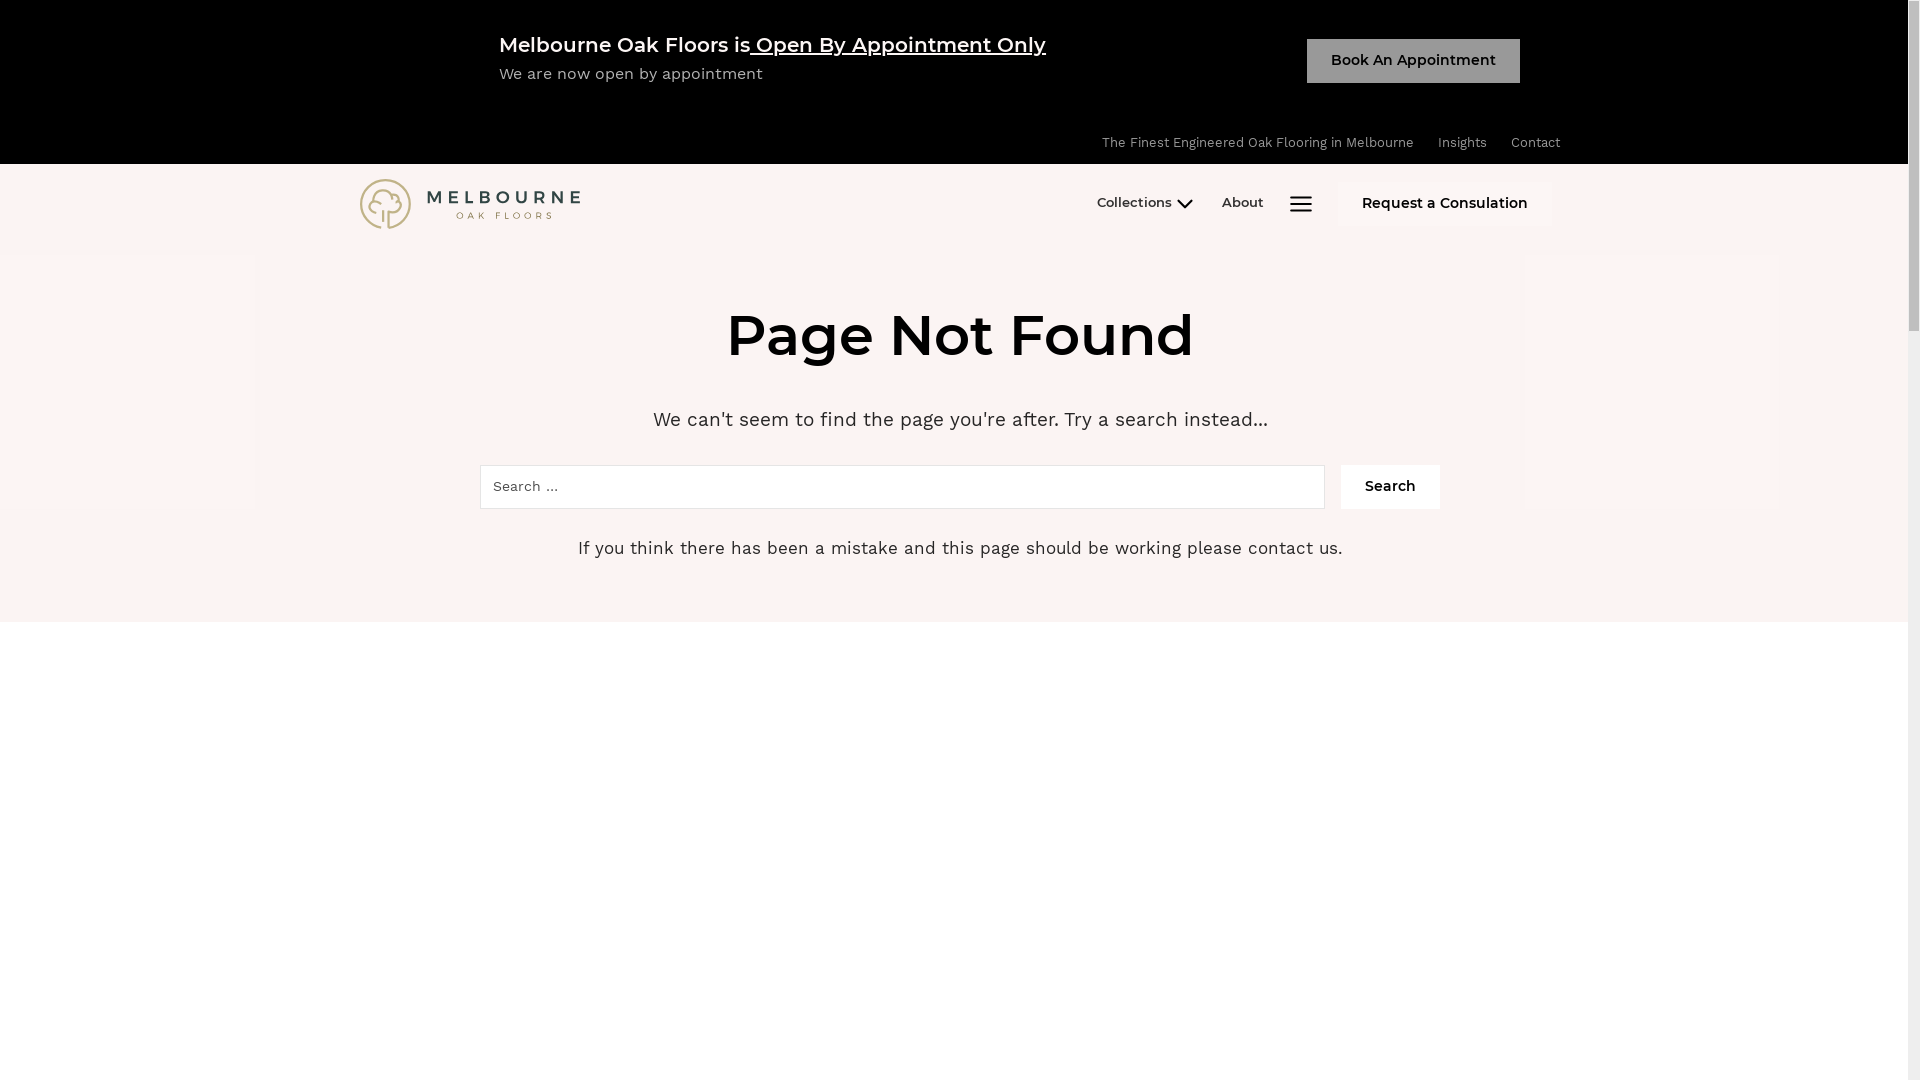  I want to click on 'Menu', so click(1275, 204).